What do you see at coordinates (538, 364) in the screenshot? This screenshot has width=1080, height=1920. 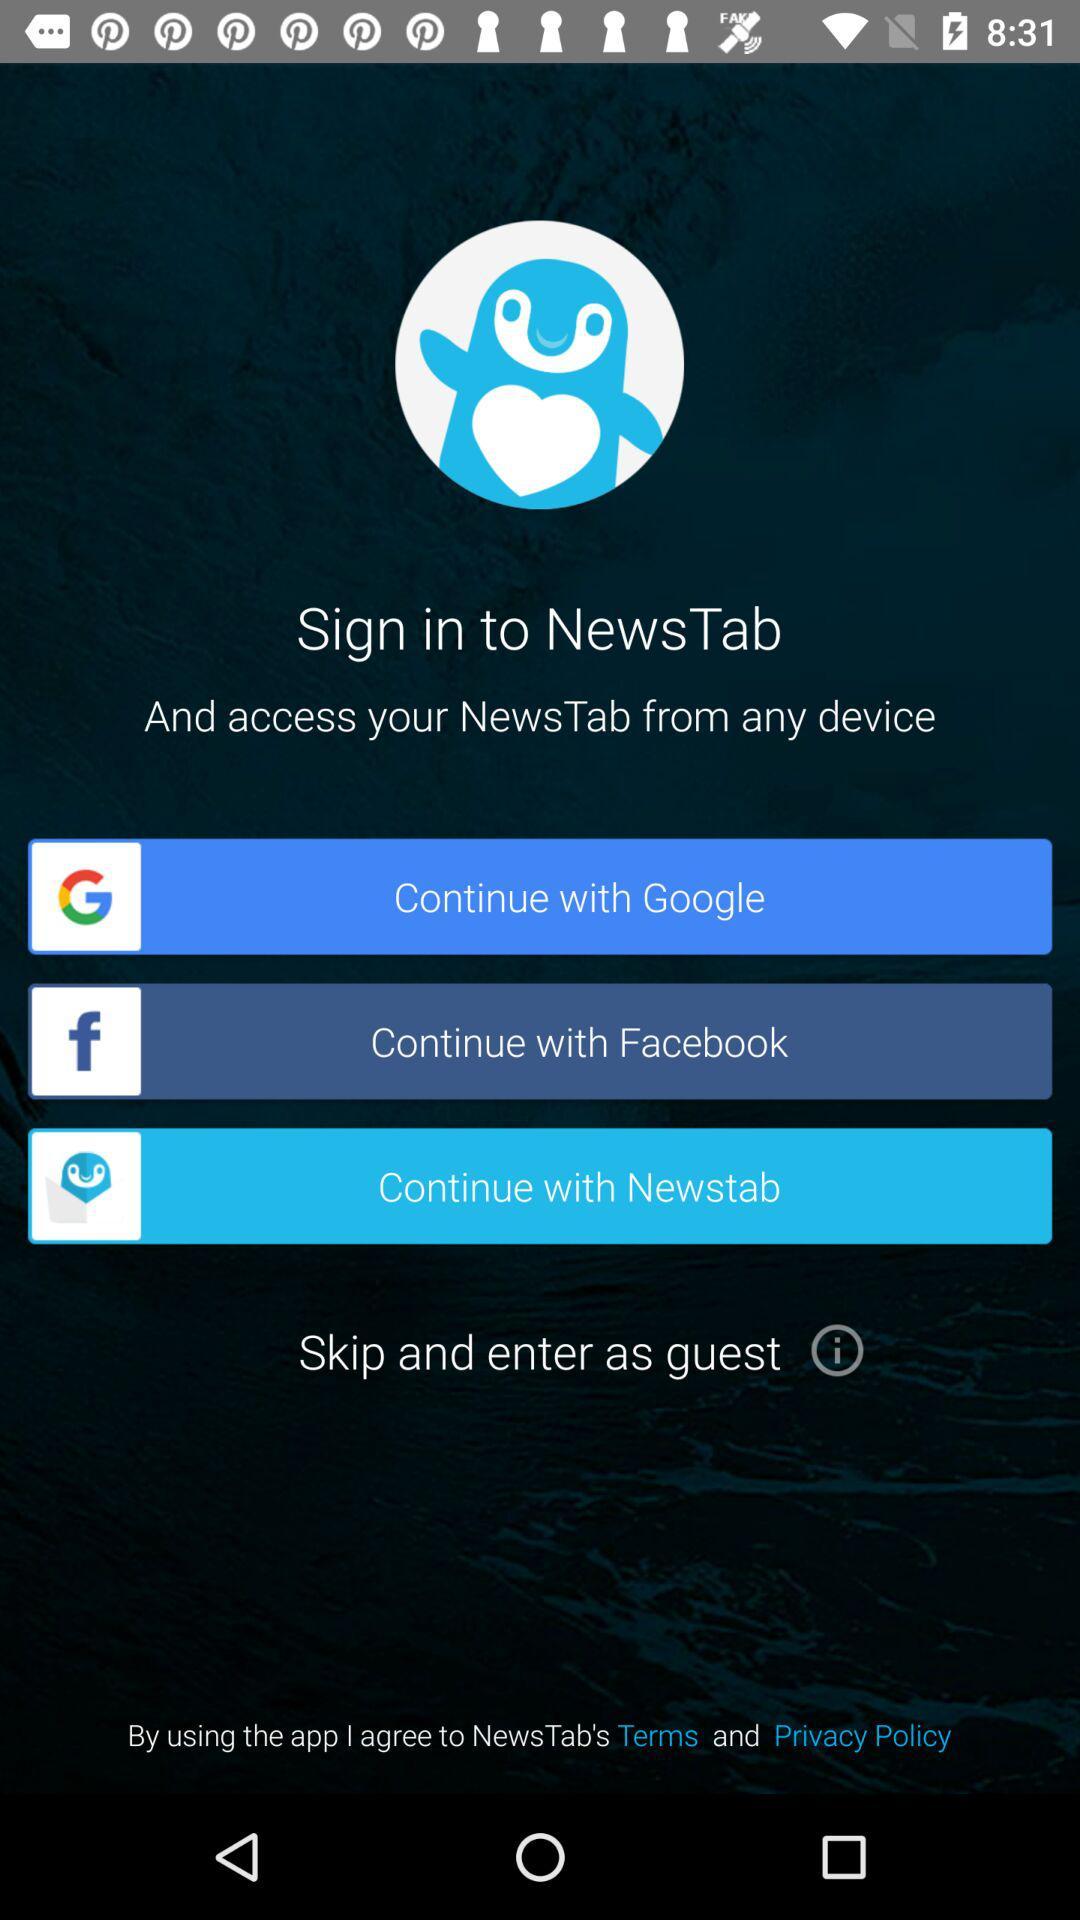 I see `the image on the web page` at bounding box center [538, 364].